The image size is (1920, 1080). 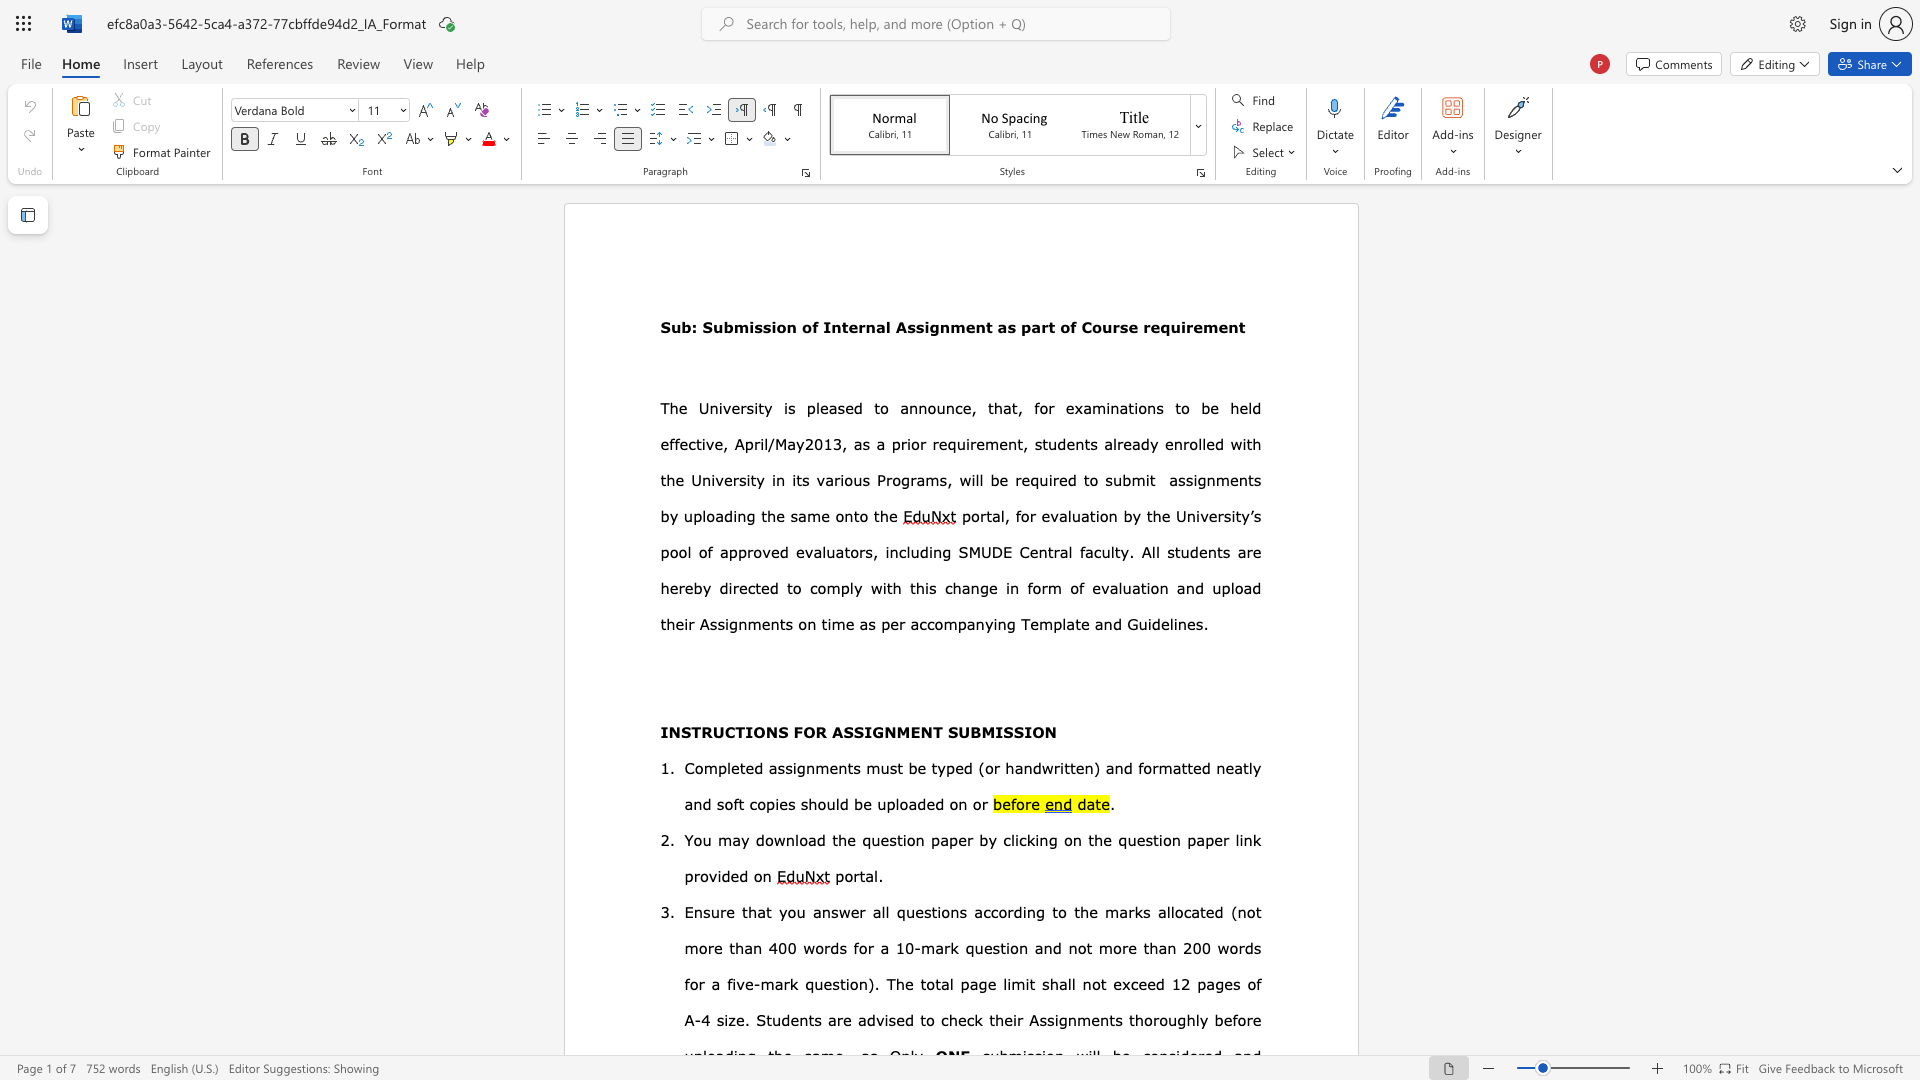 I want to click on the subset text "mit sh" within the text "al page limit shall not exceed 12", so click(x=1011, y=982).